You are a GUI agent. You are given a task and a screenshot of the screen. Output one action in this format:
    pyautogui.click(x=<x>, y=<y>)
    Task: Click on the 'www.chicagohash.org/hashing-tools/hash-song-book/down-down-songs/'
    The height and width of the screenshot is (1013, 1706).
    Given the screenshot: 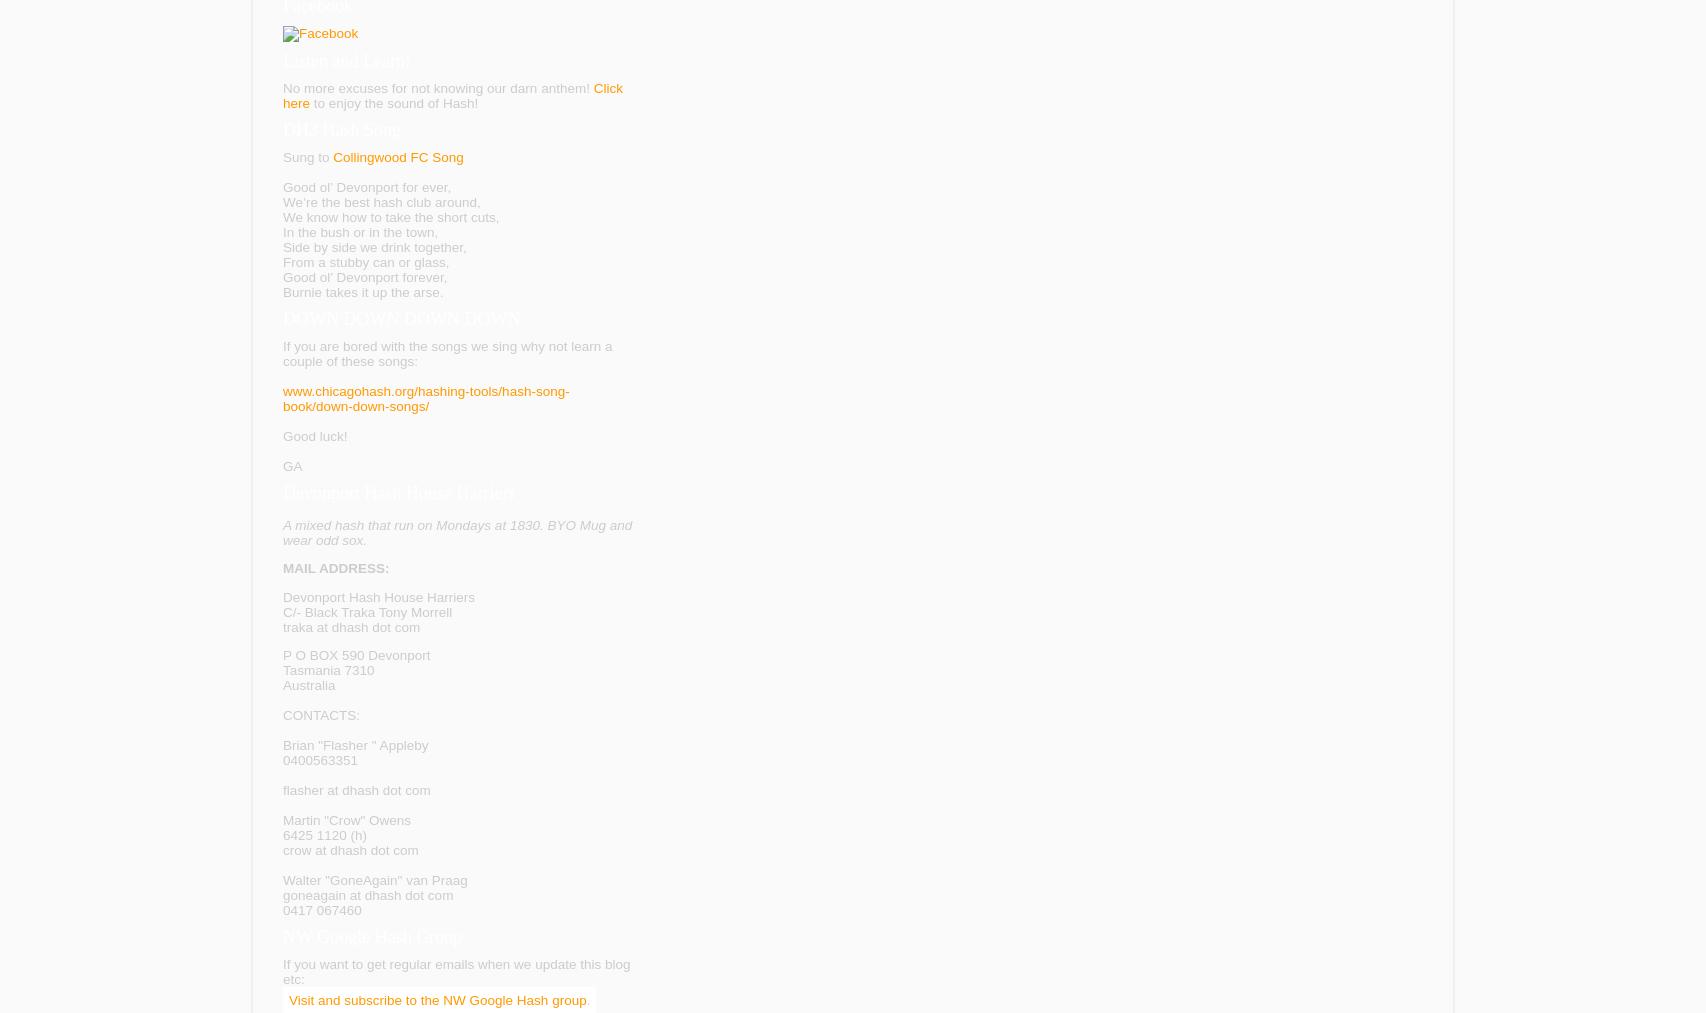 What is the action you would take?
    pyautogui.click(x=425, y=399)
    